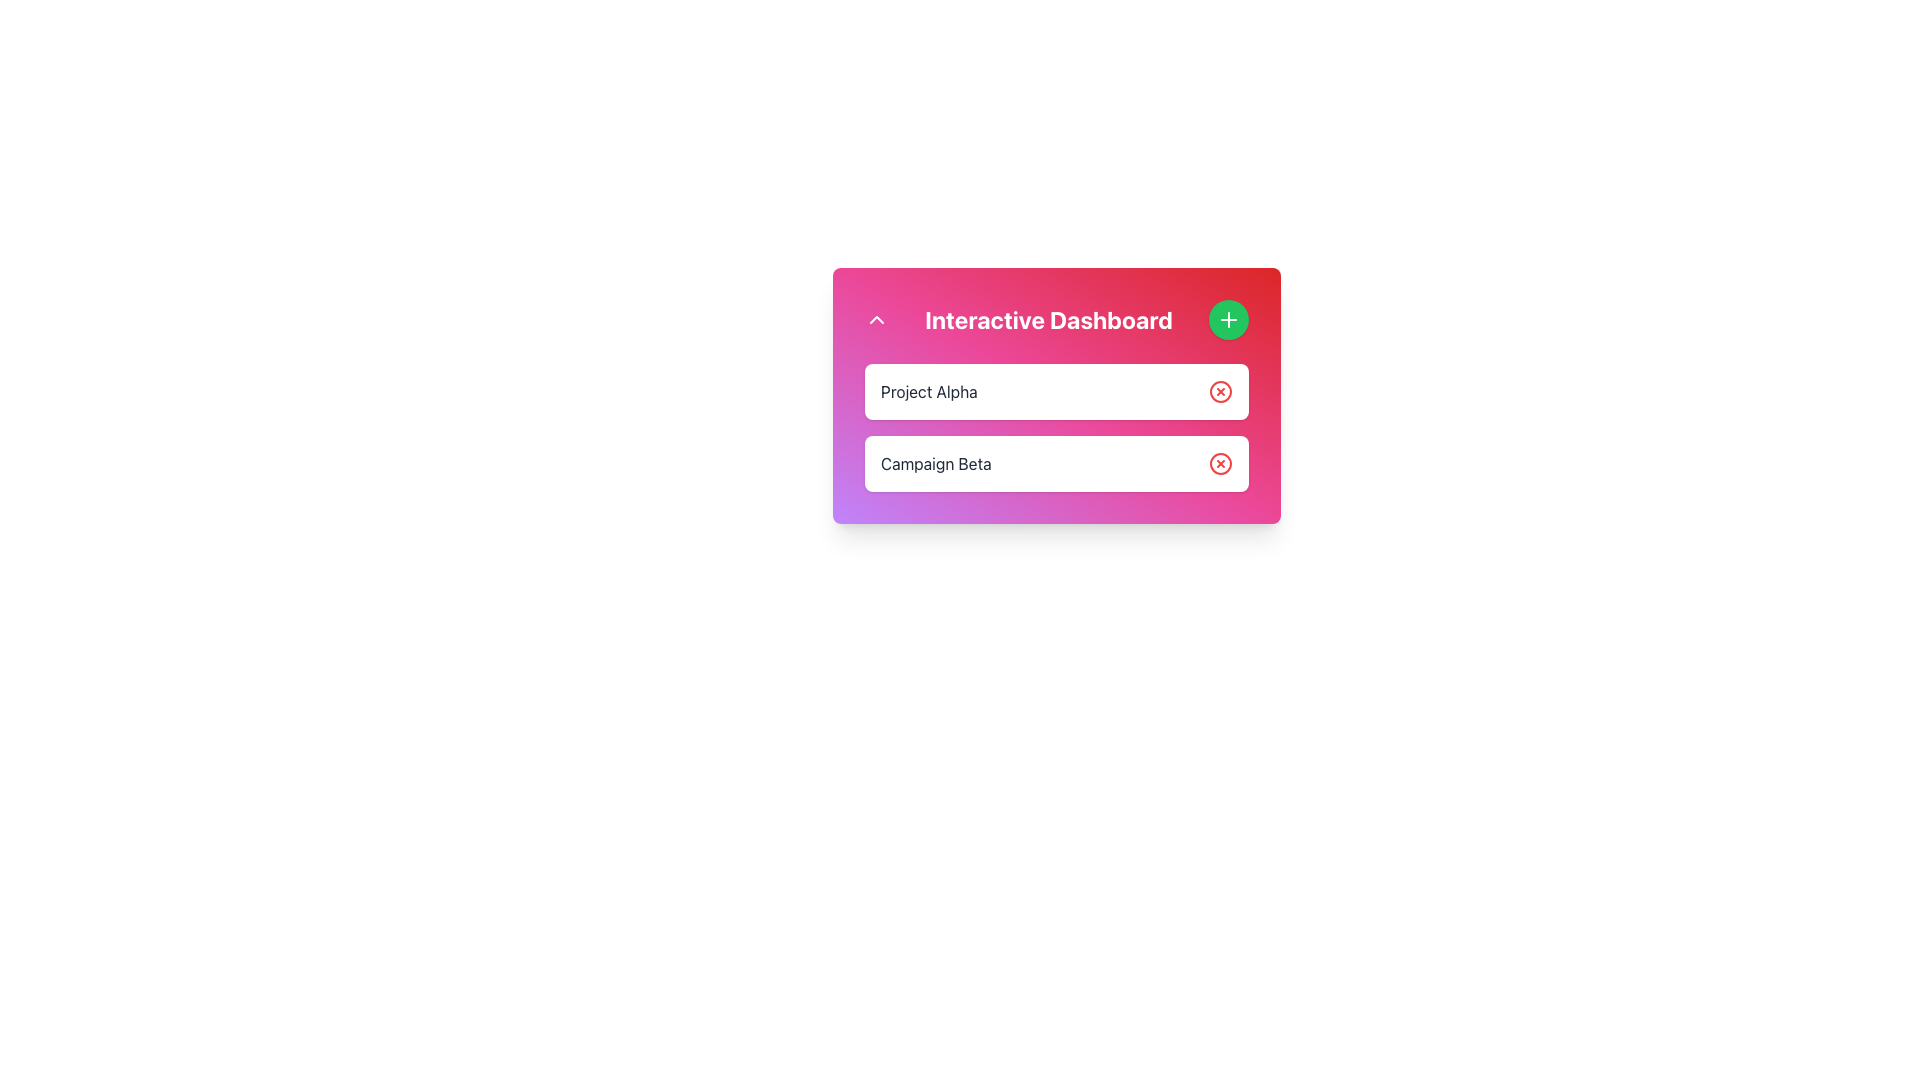  What do you see at coordinates (1227, 319) in the screenshot?
I see `the green circular button with a plus sign (+) located` at bounding box center [1227, 319].